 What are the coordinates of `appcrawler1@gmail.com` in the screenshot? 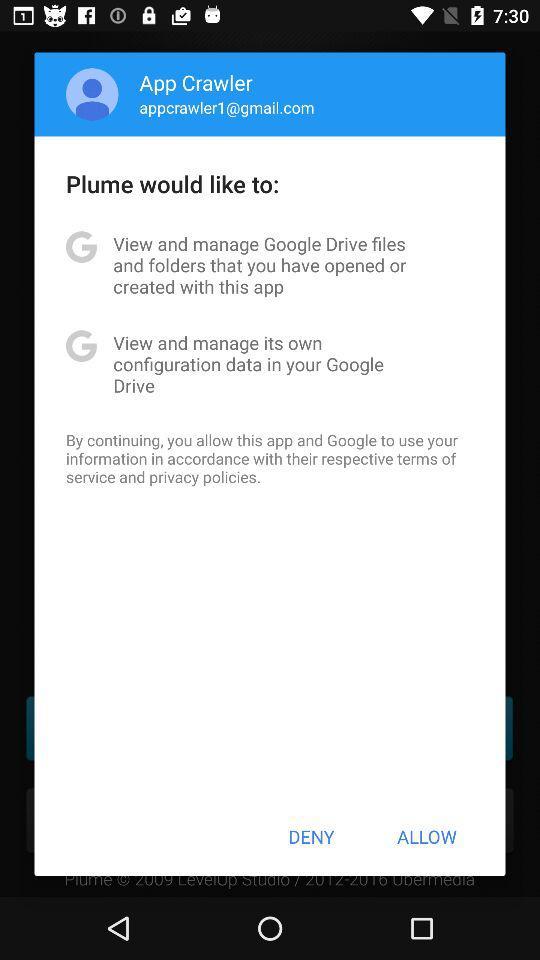 It's located at (226, 107).